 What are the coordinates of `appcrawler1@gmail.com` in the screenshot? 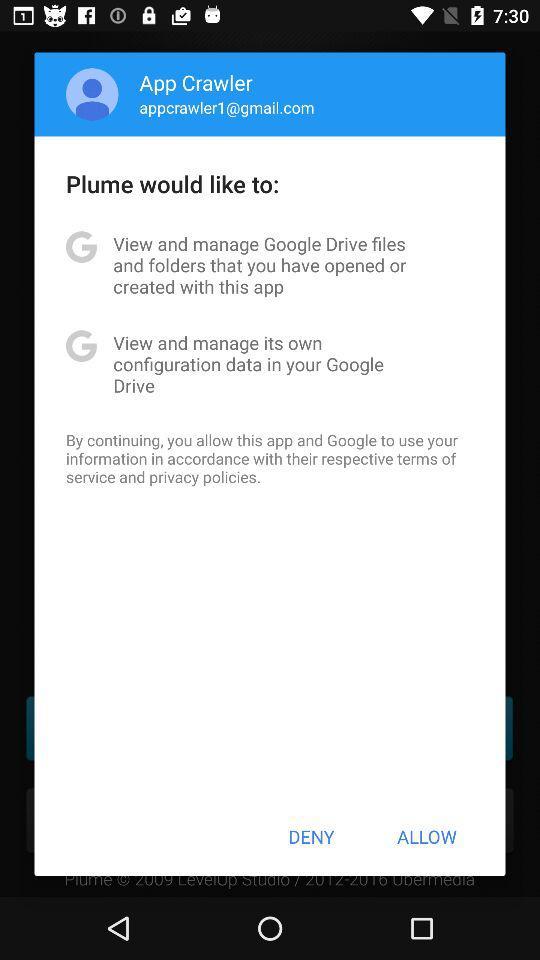 It's located at (226, 107).